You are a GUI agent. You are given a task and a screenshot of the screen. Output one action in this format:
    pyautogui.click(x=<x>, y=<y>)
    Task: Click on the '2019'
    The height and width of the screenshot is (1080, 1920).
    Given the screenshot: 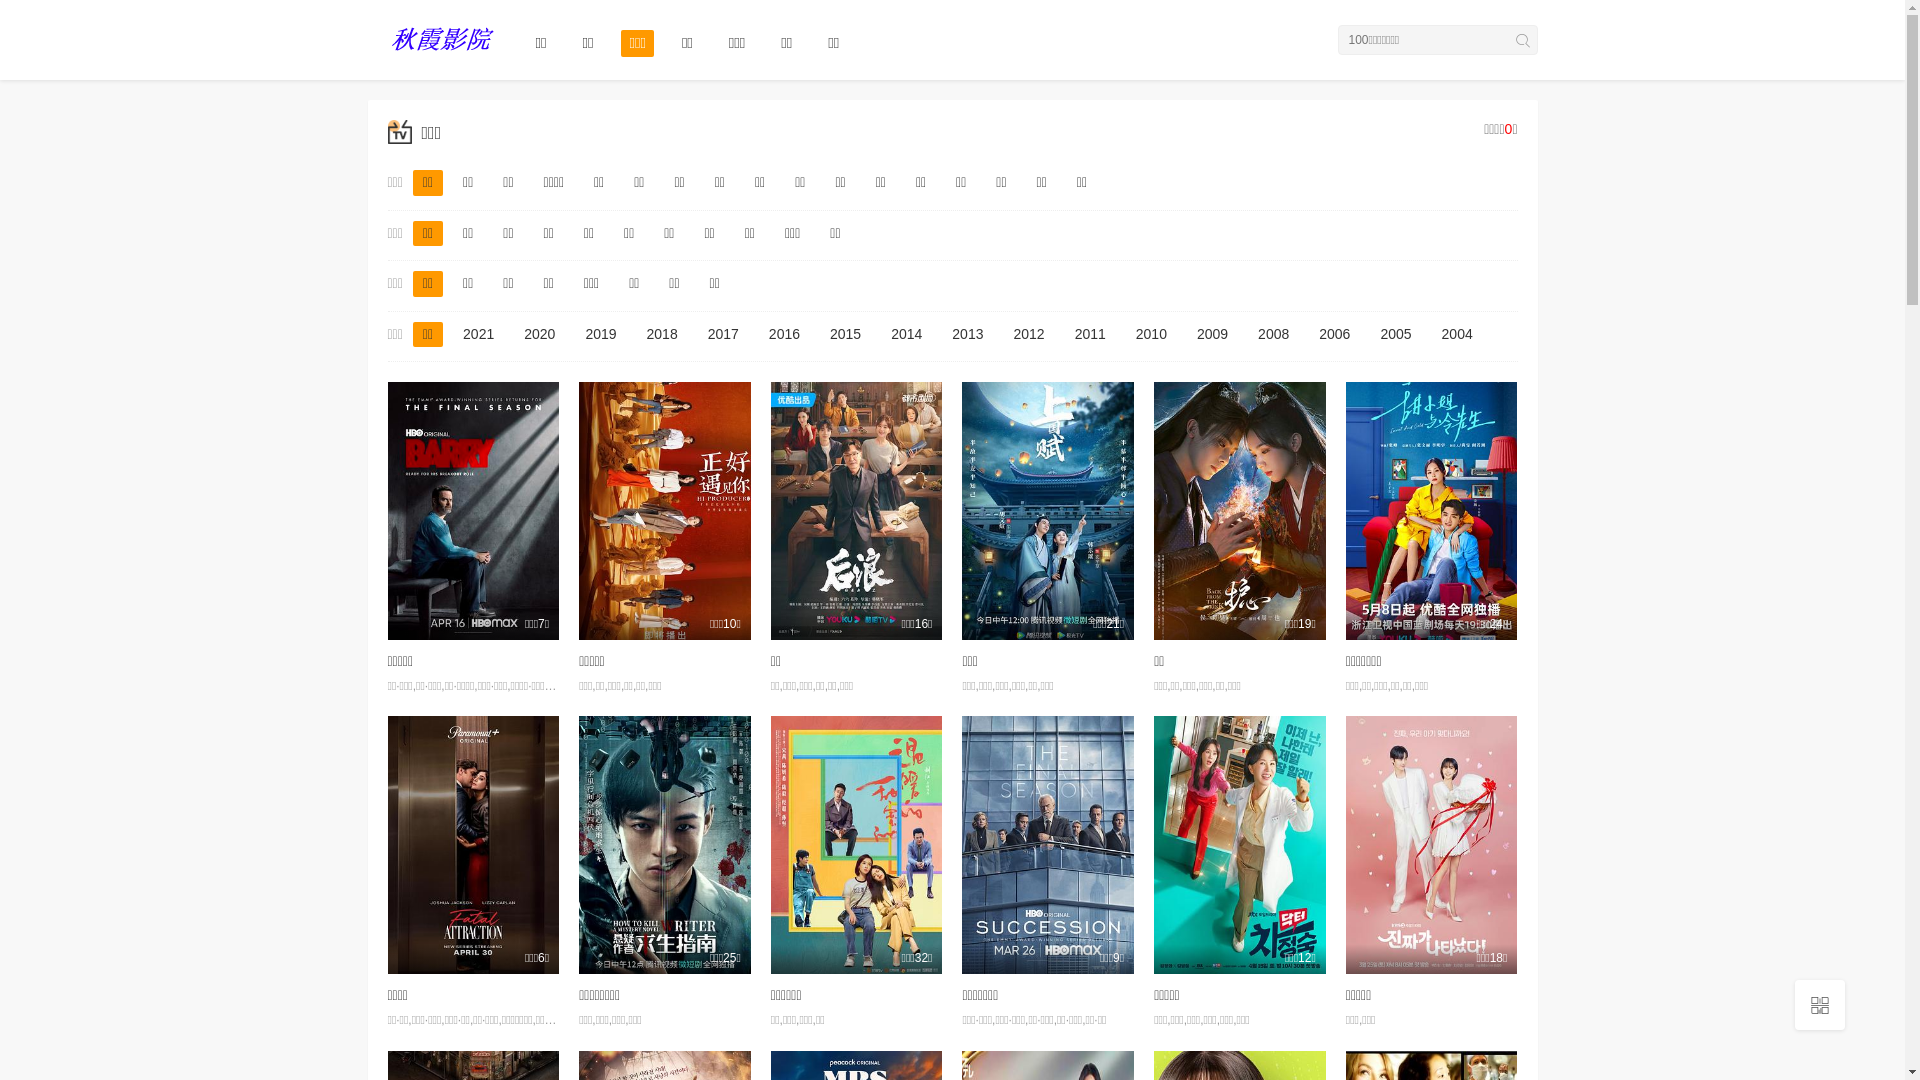 What is the action you would take?
    pyautogui.click(x=599, y=334)
    